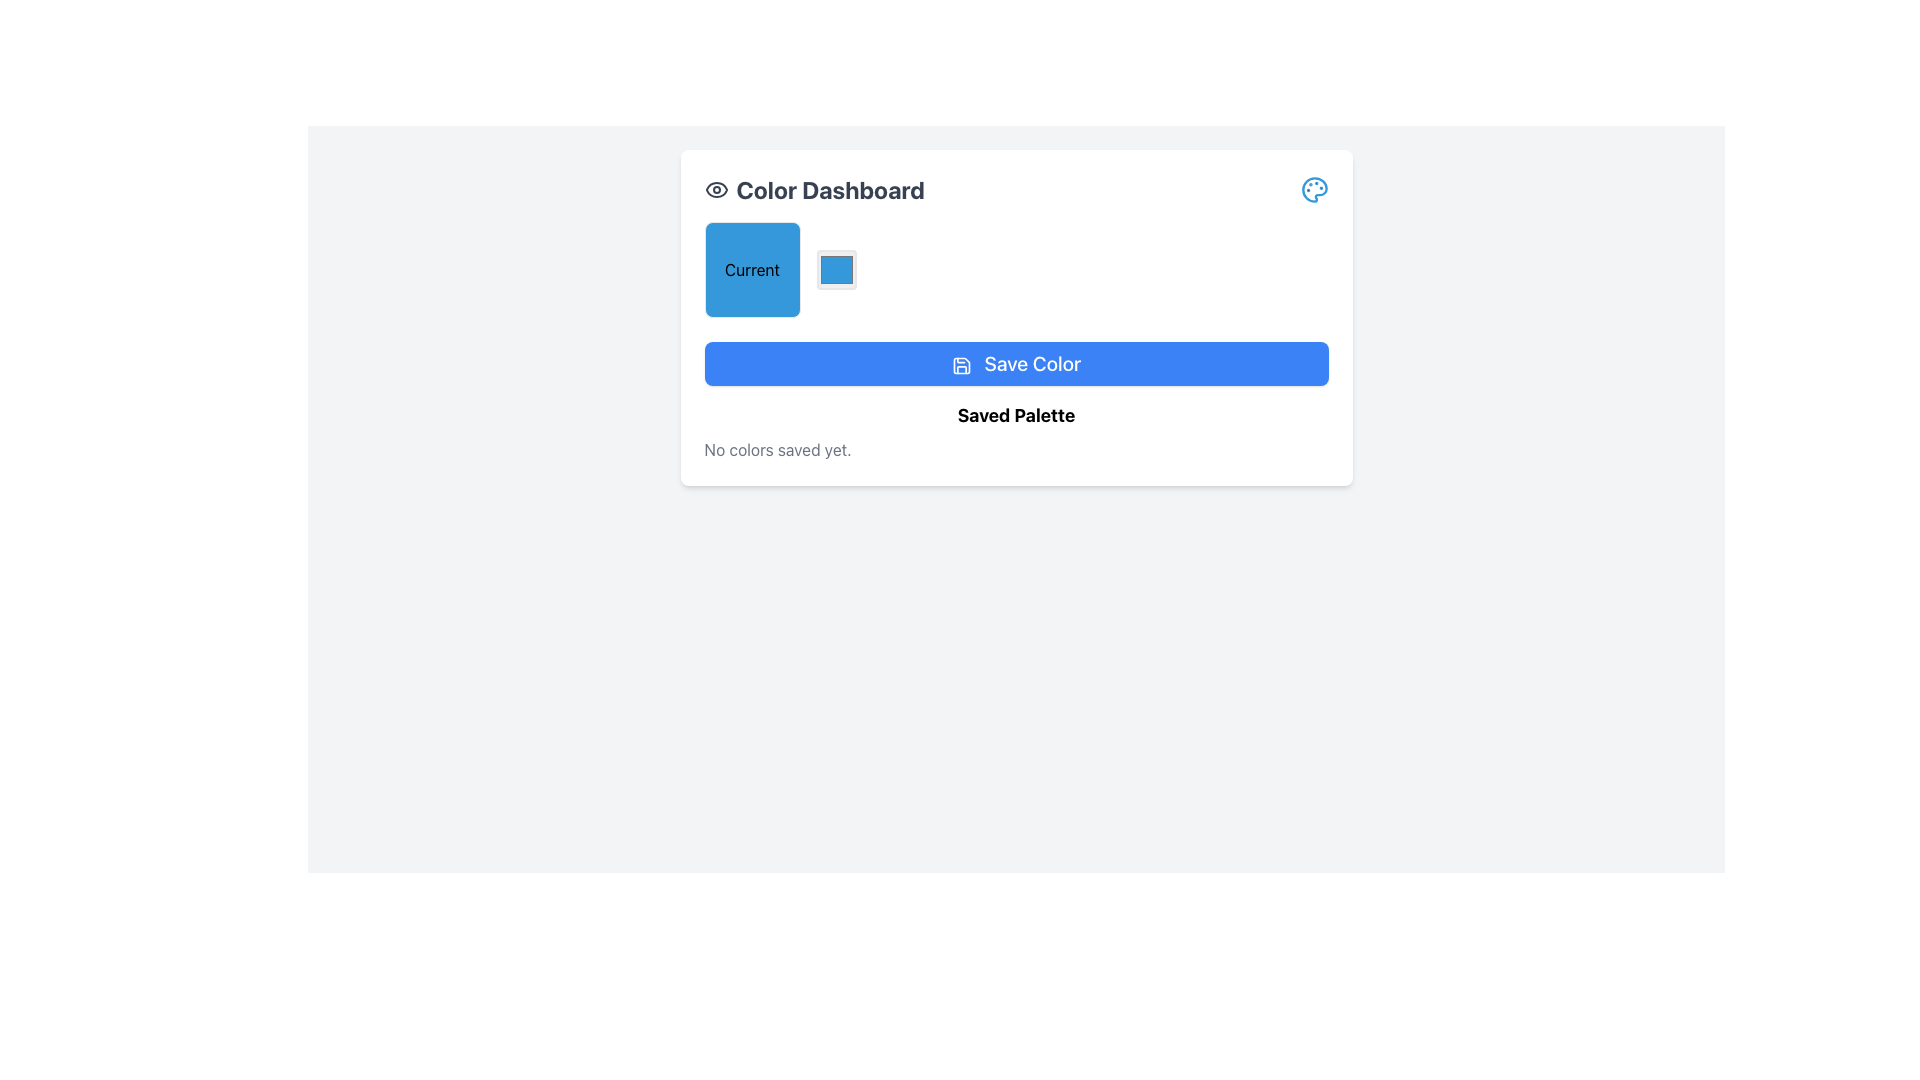  I want to click on informational text element titled 'Saved Palette' that displays the message 'No colors saved yet.' located within the 'Color Dashboard' card, below the 'Save Color' button, so click(1016, 431).